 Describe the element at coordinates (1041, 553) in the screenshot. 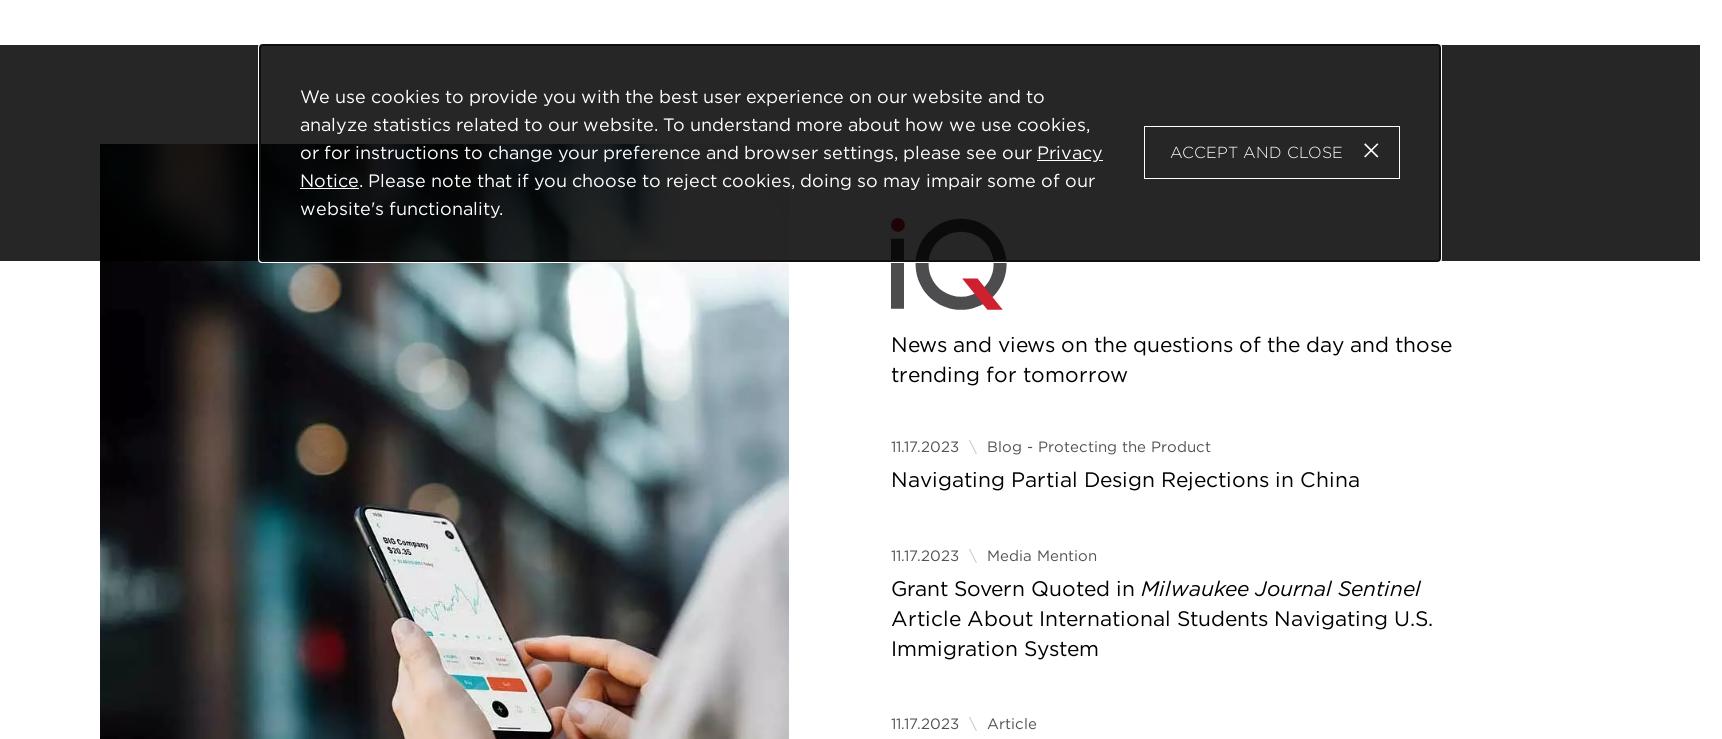

I see `'Media Mention'` at that location.